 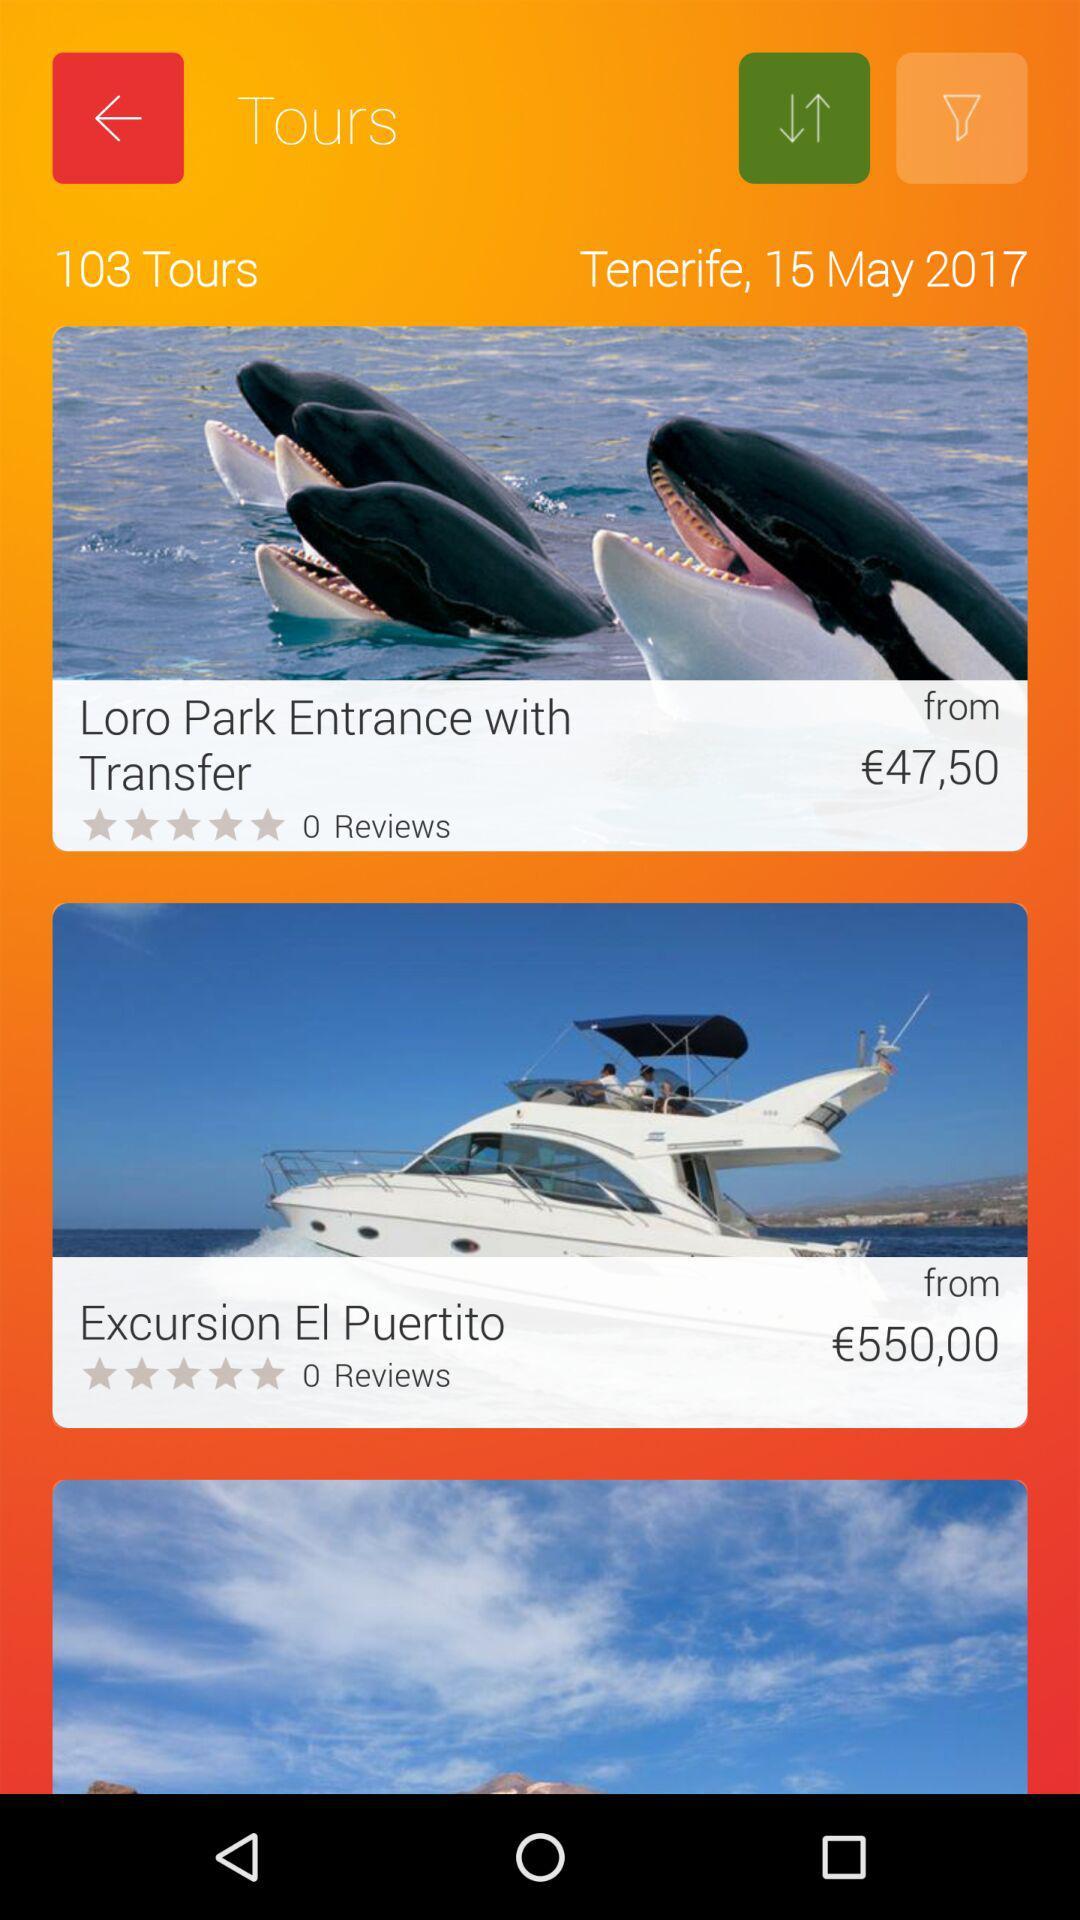 I want to click on the arrow_backward icon, so click(x=118, y=117).